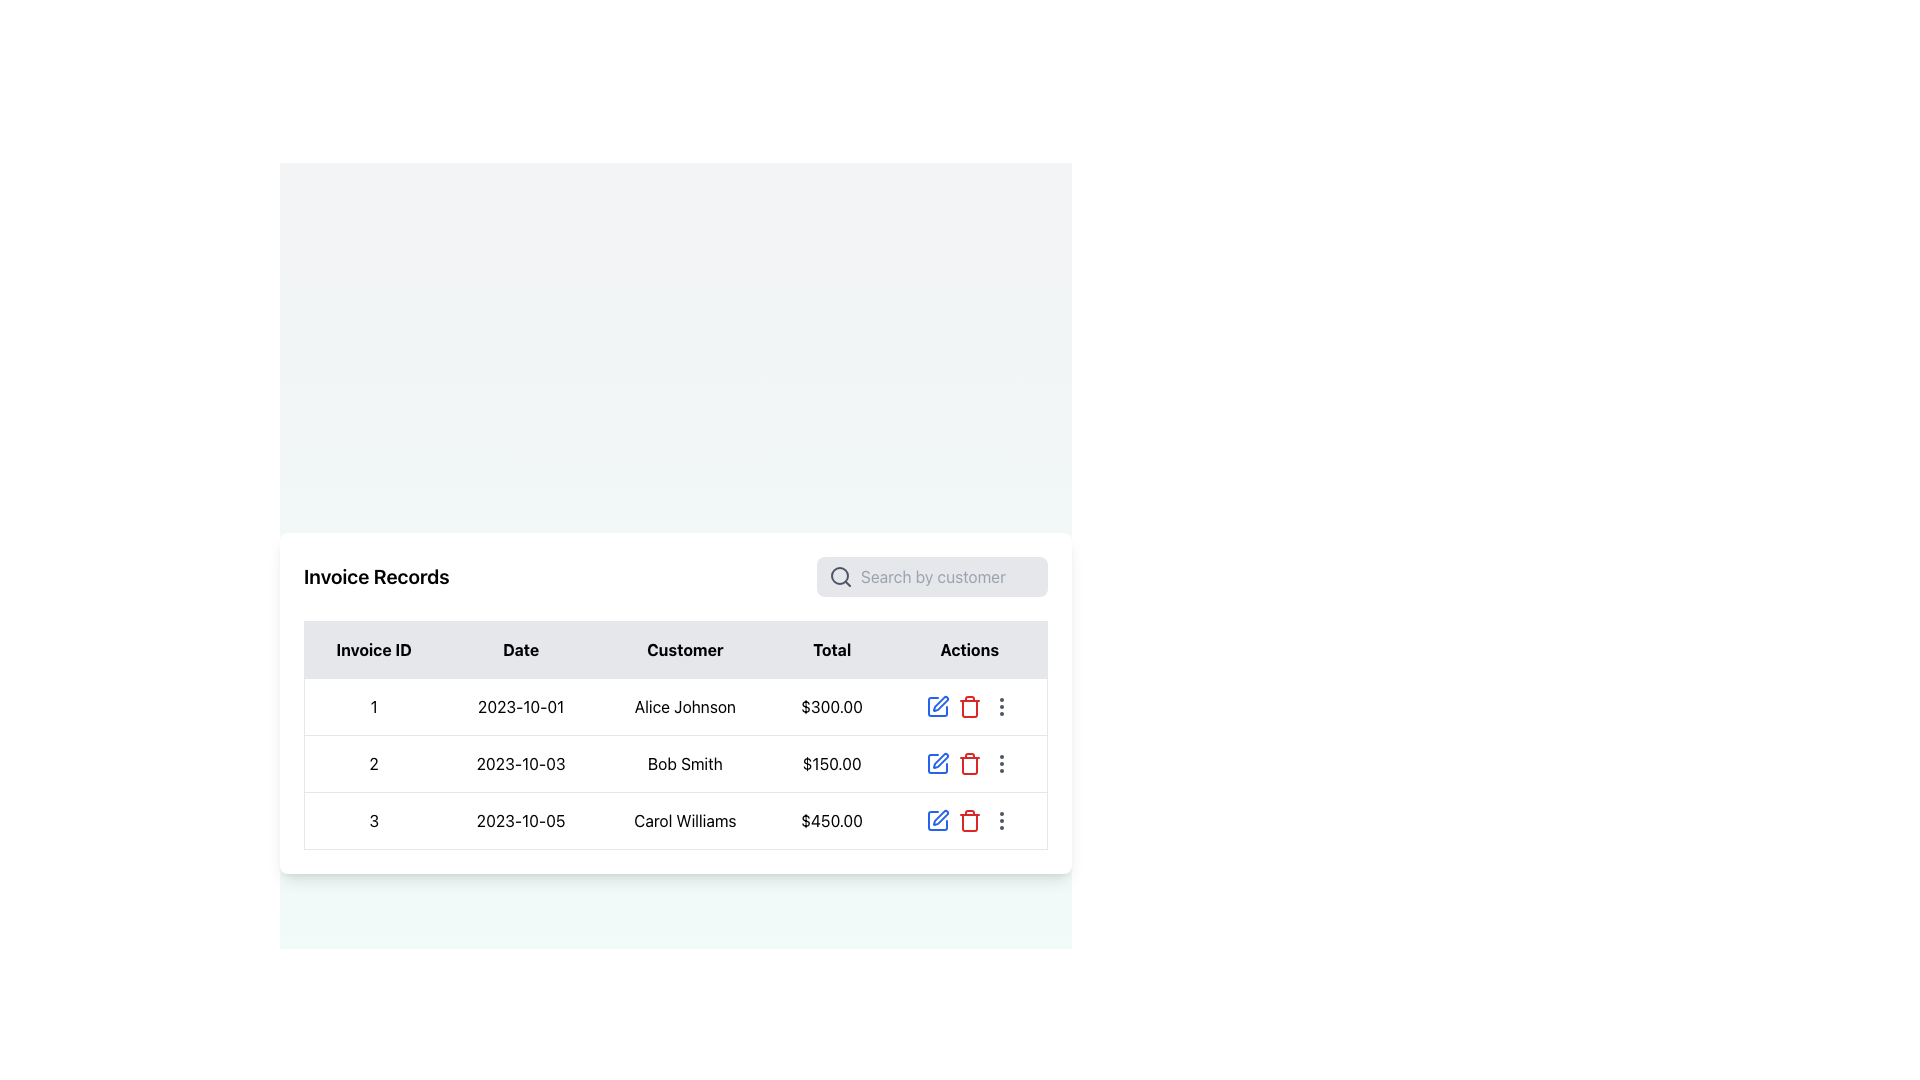 The width and height of the screenshot is (1920, 1080). What do you see at coordinates (521, 649) in the screenshot?
I see `the 'Date' column header label in the table, which is the second column header indicating invoice dates` at bounding box center [521, 649].